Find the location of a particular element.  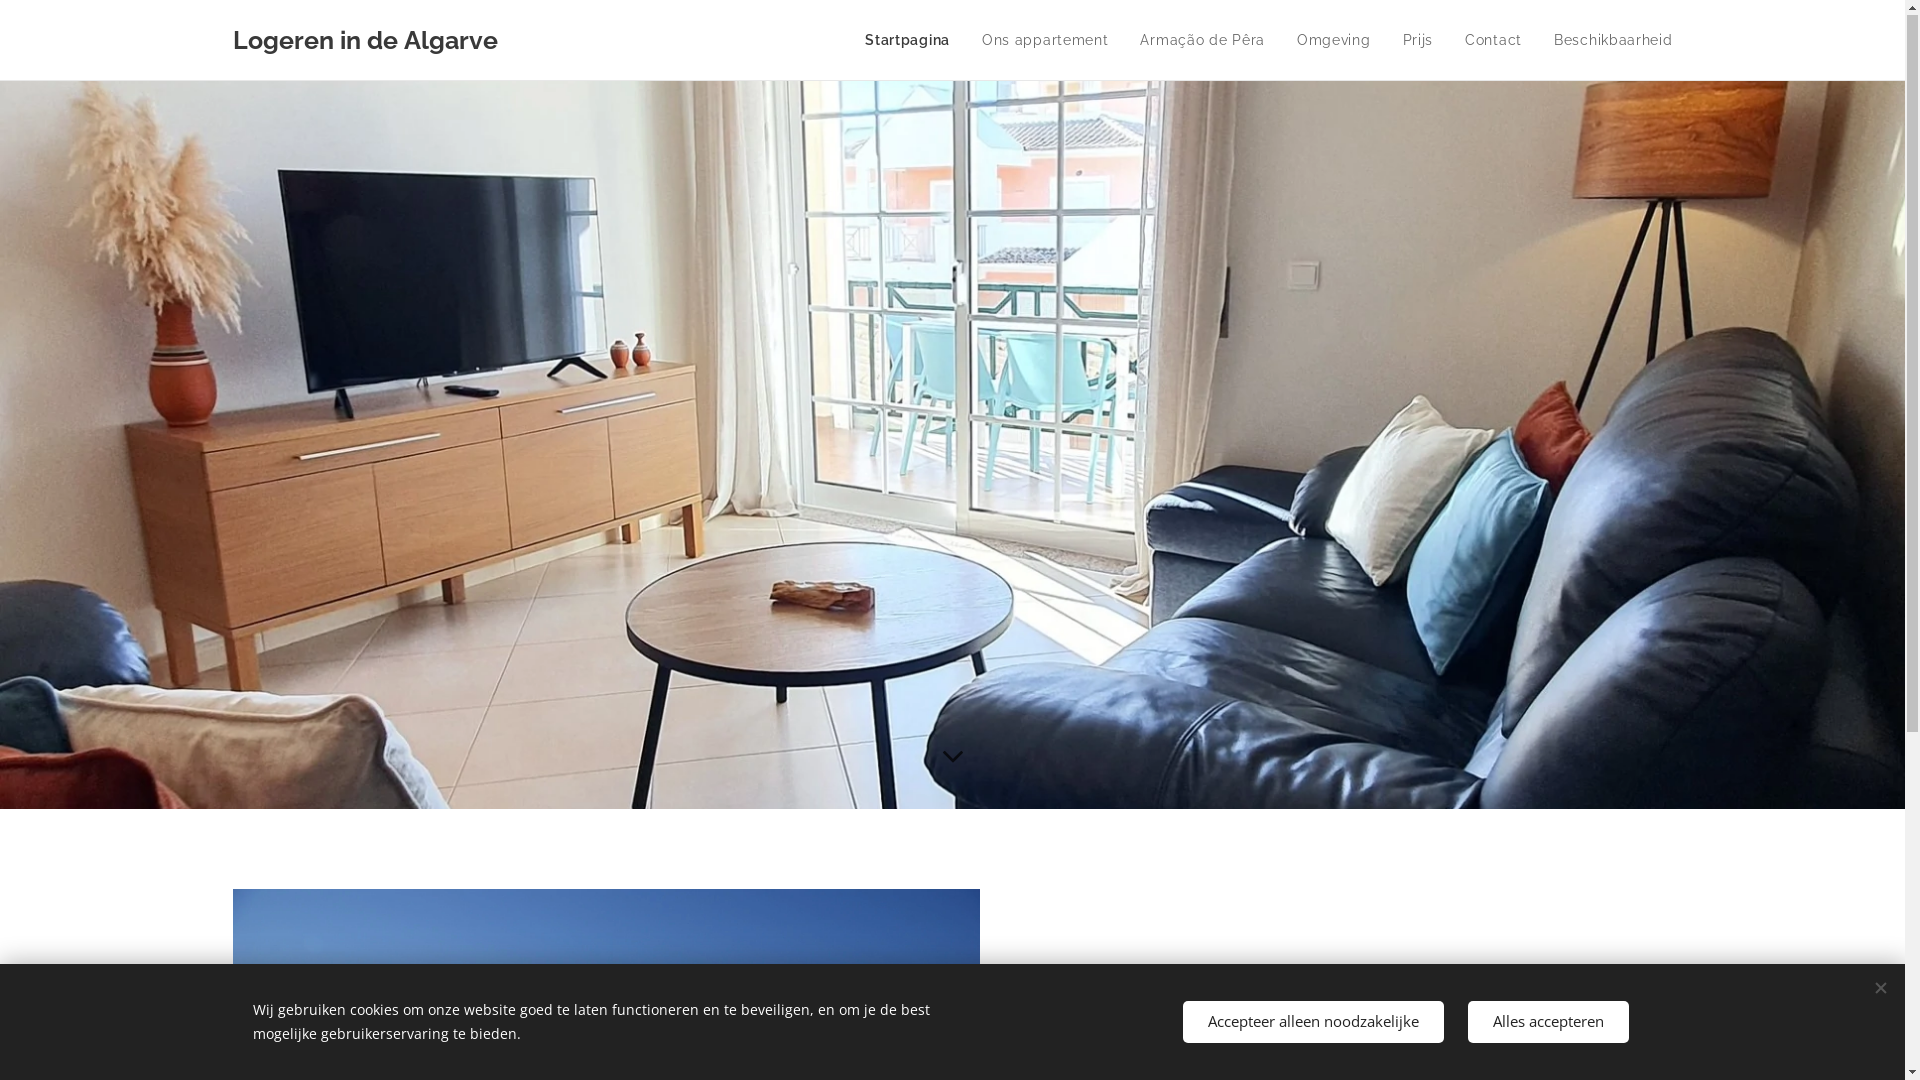

'Omgeving' is located at coordinates (1334, 41).